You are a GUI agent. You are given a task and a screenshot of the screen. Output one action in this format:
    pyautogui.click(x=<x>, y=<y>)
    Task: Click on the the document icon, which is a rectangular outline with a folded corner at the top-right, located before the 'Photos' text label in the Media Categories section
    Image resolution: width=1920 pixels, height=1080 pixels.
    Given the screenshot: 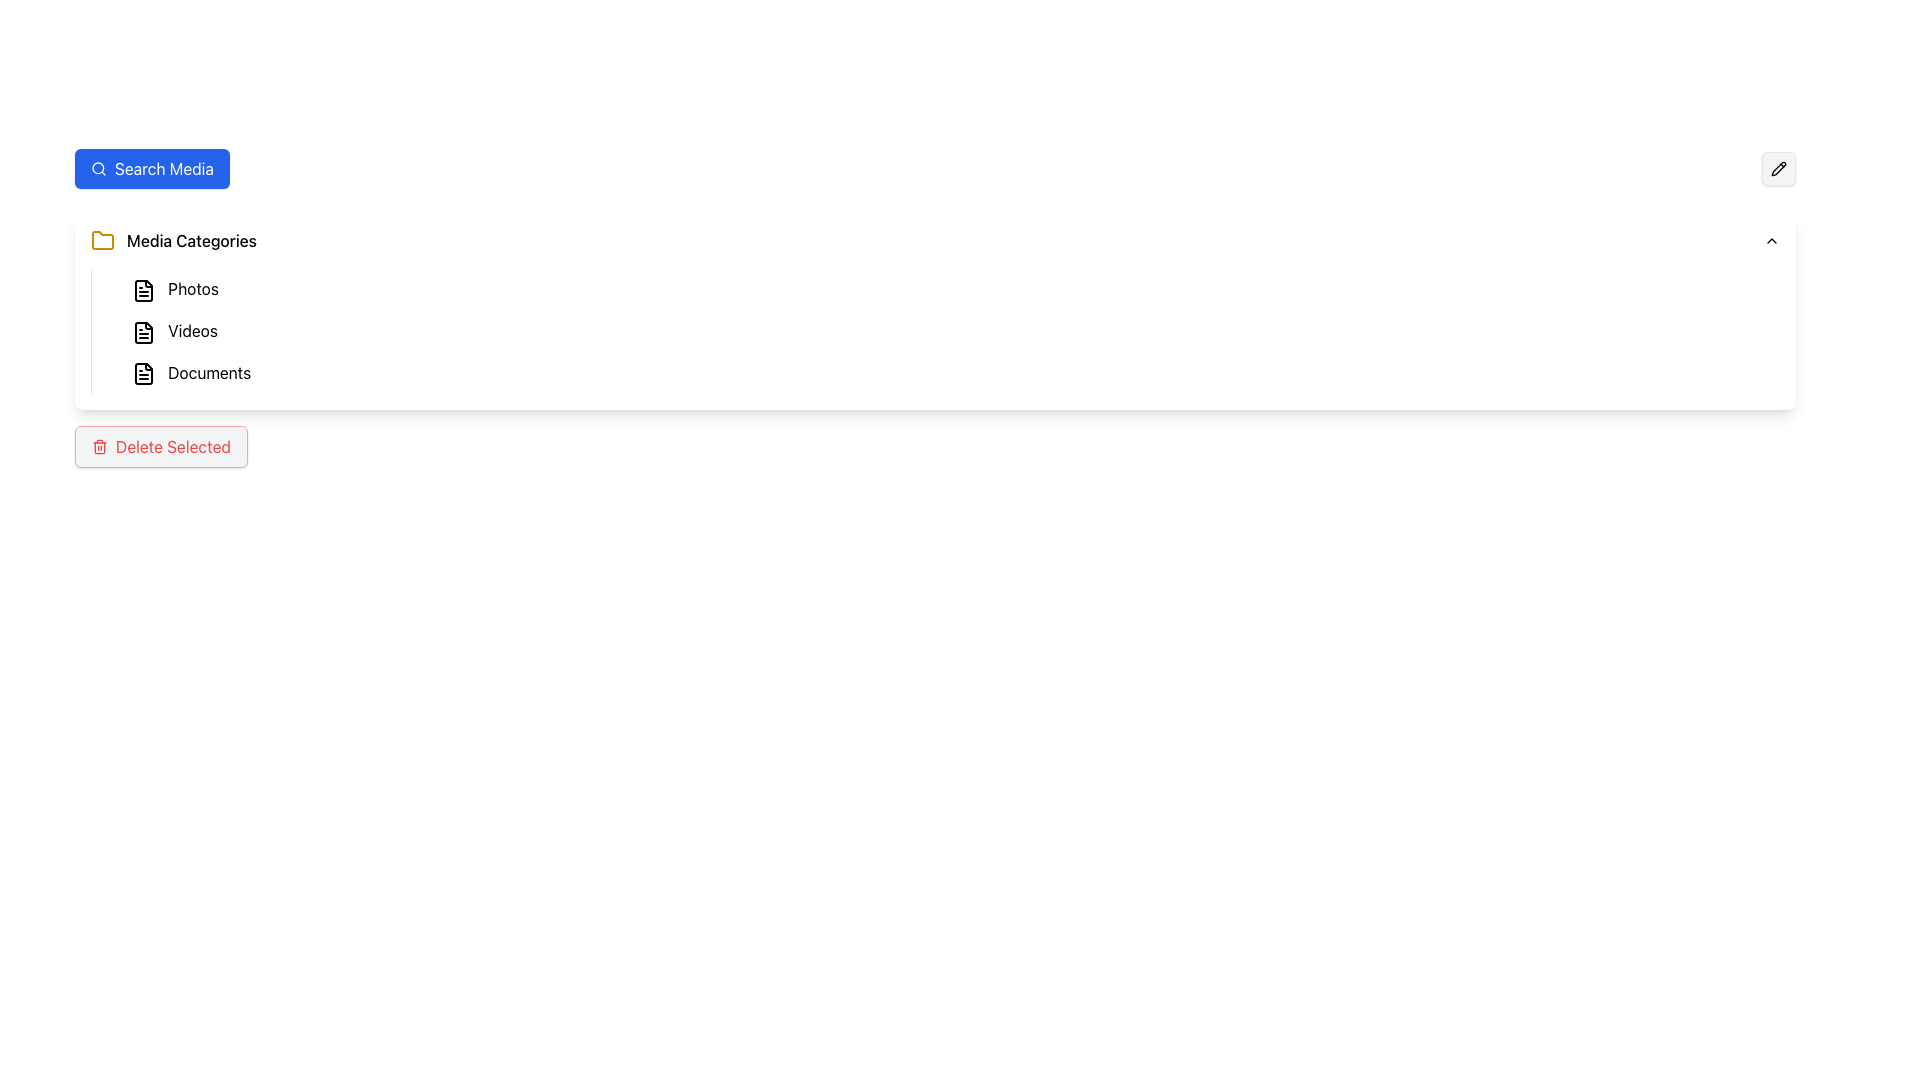 What is the action you would take?
    pyautogui.click(x=143, y=330)
    